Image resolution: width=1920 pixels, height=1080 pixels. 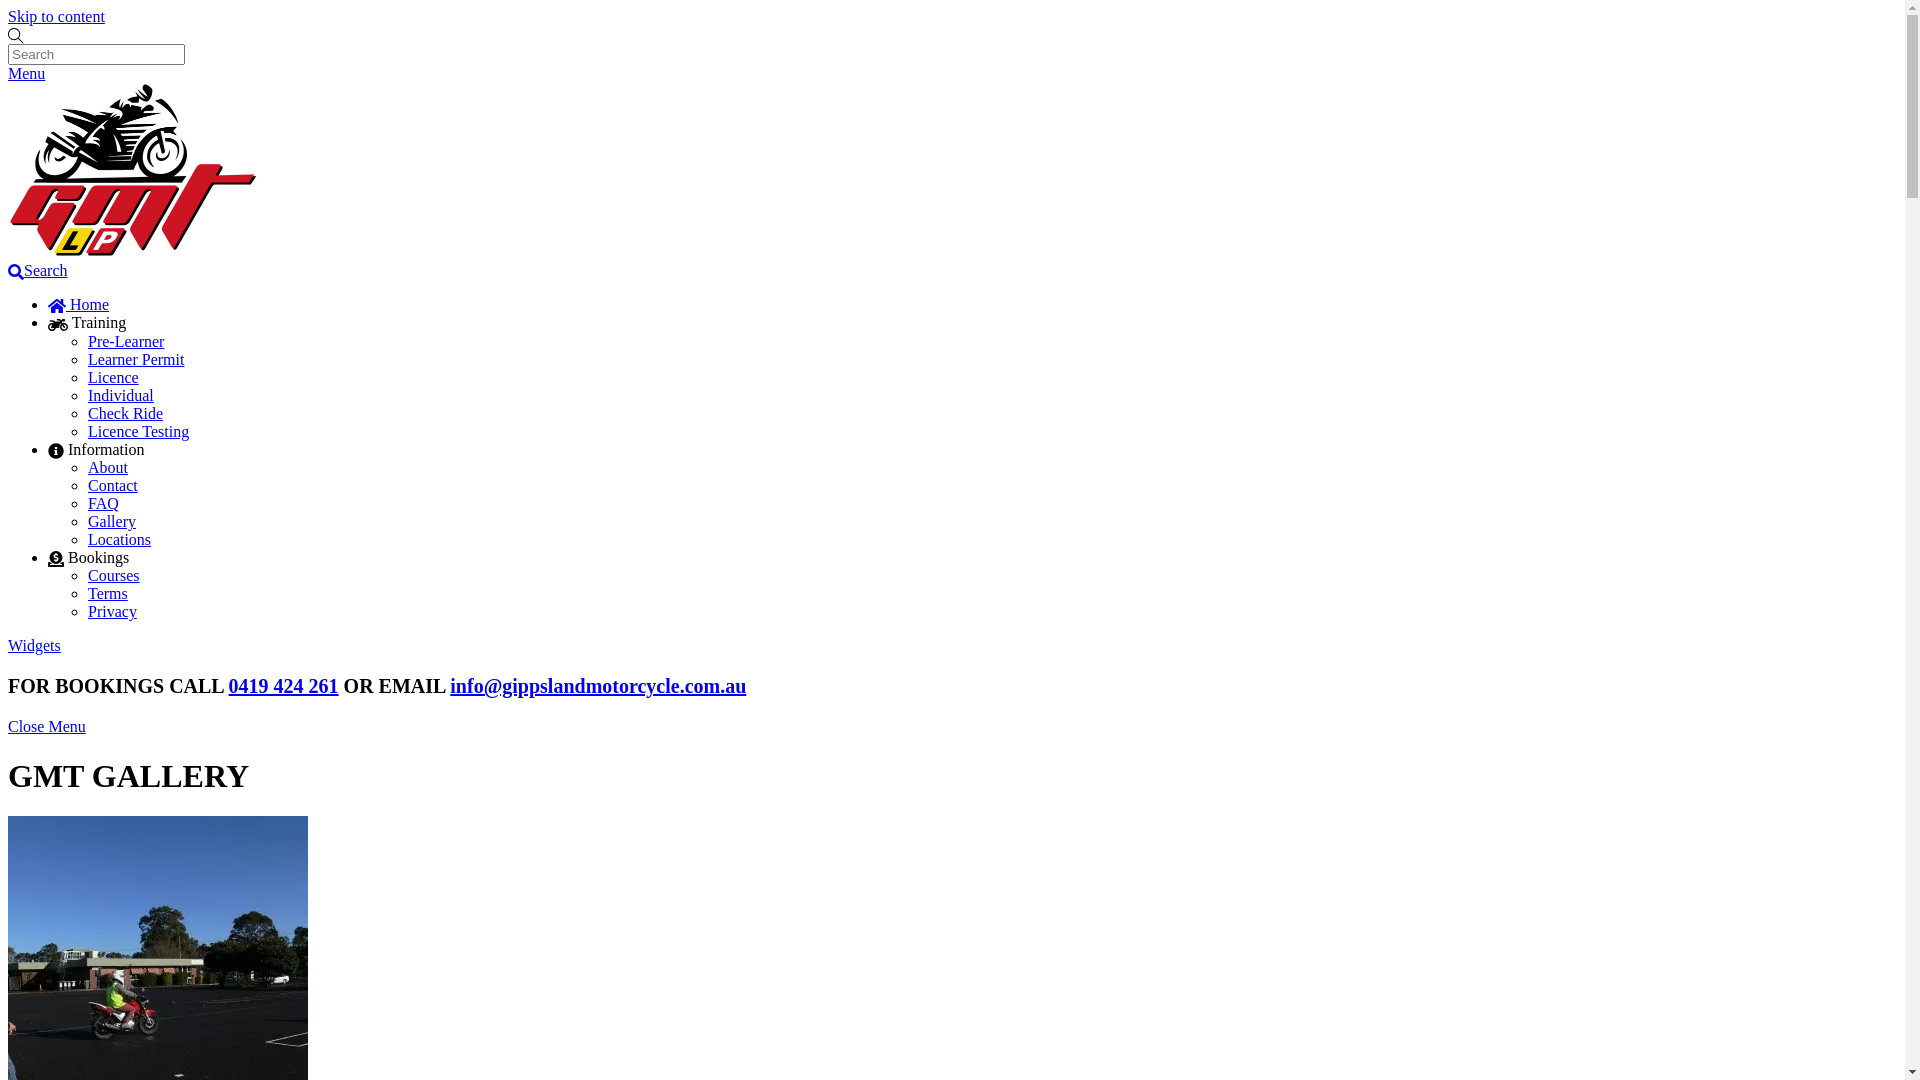 I want to click on 'Check Ride', so click(x=124, y=412).